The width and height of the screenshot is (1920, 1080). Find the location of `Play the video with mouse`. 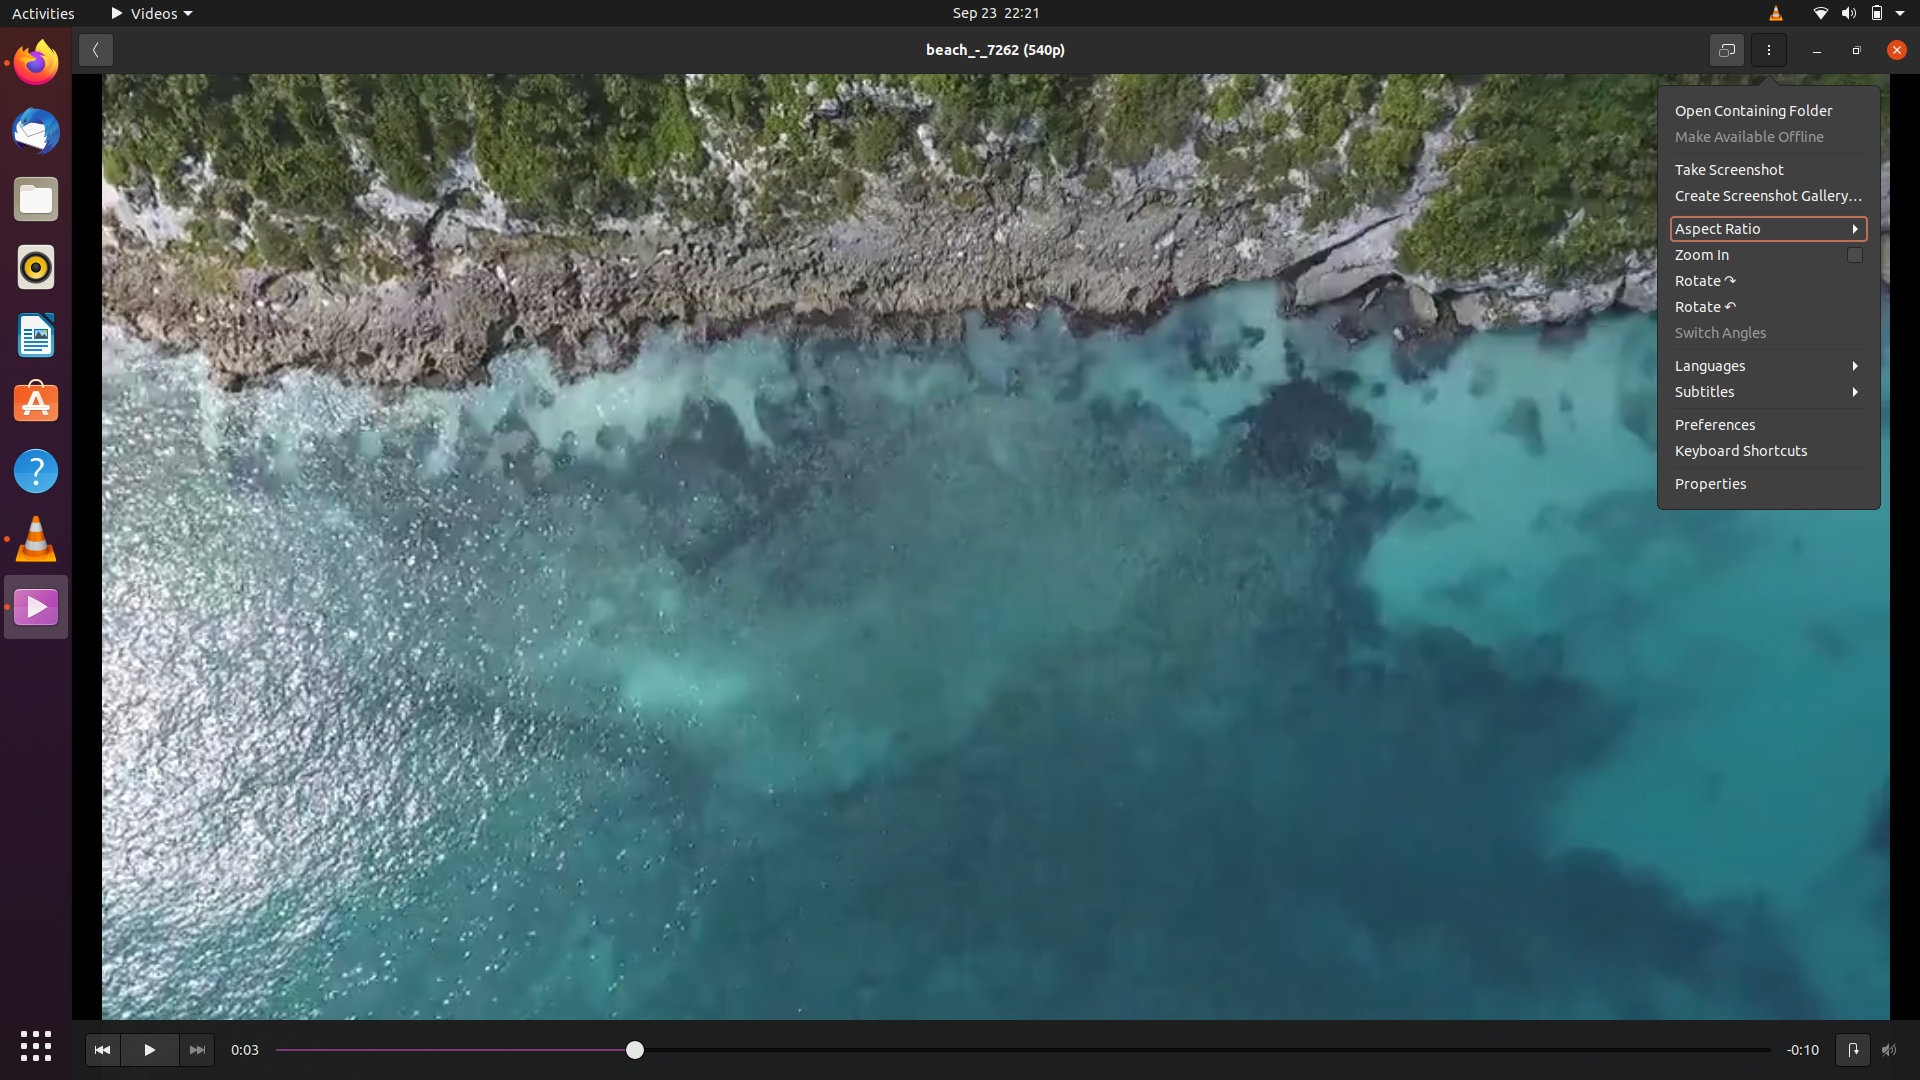

Play the video with mouse is located at coordinates (148, 1049).